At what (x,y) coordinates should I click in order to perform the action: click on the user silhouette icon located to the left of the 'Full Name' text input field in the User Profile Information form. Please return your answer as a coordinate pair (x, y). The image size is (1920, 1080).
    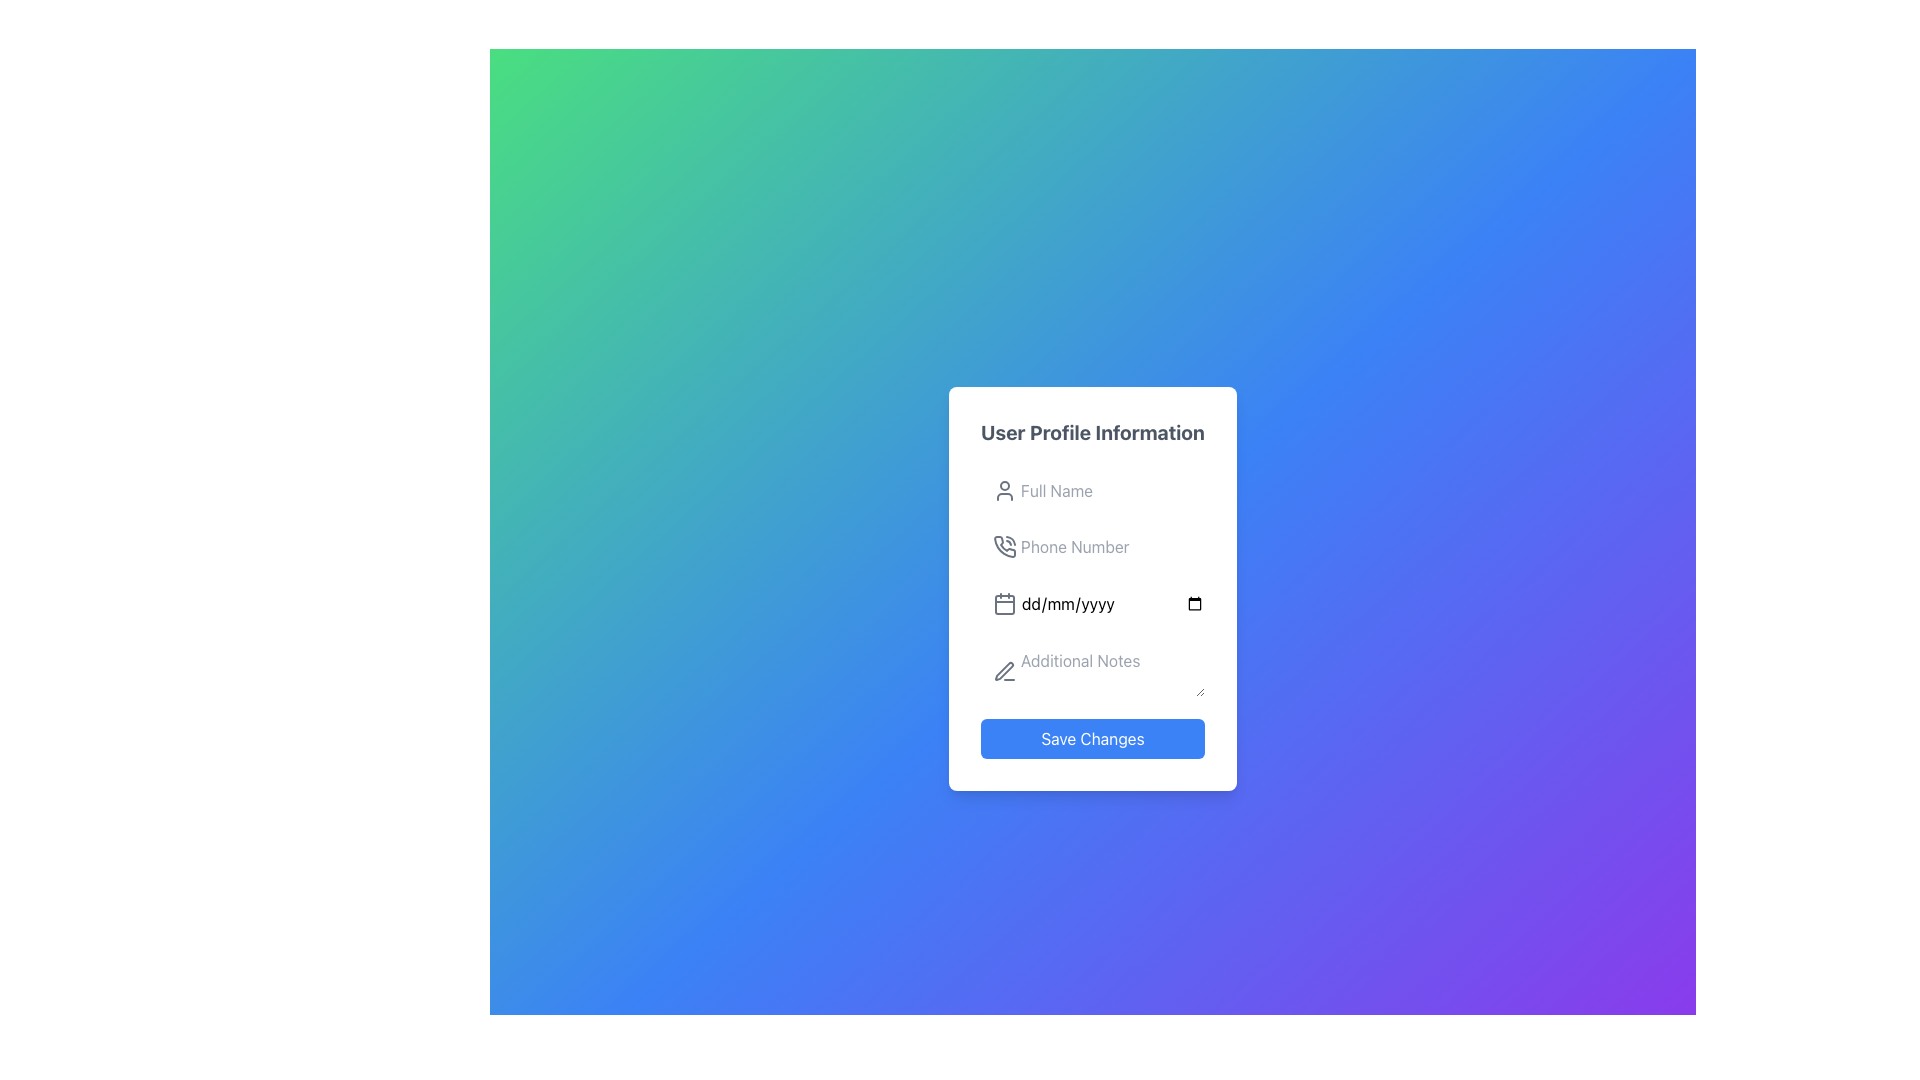
    Looking at the image, I should click on (1004, 490).